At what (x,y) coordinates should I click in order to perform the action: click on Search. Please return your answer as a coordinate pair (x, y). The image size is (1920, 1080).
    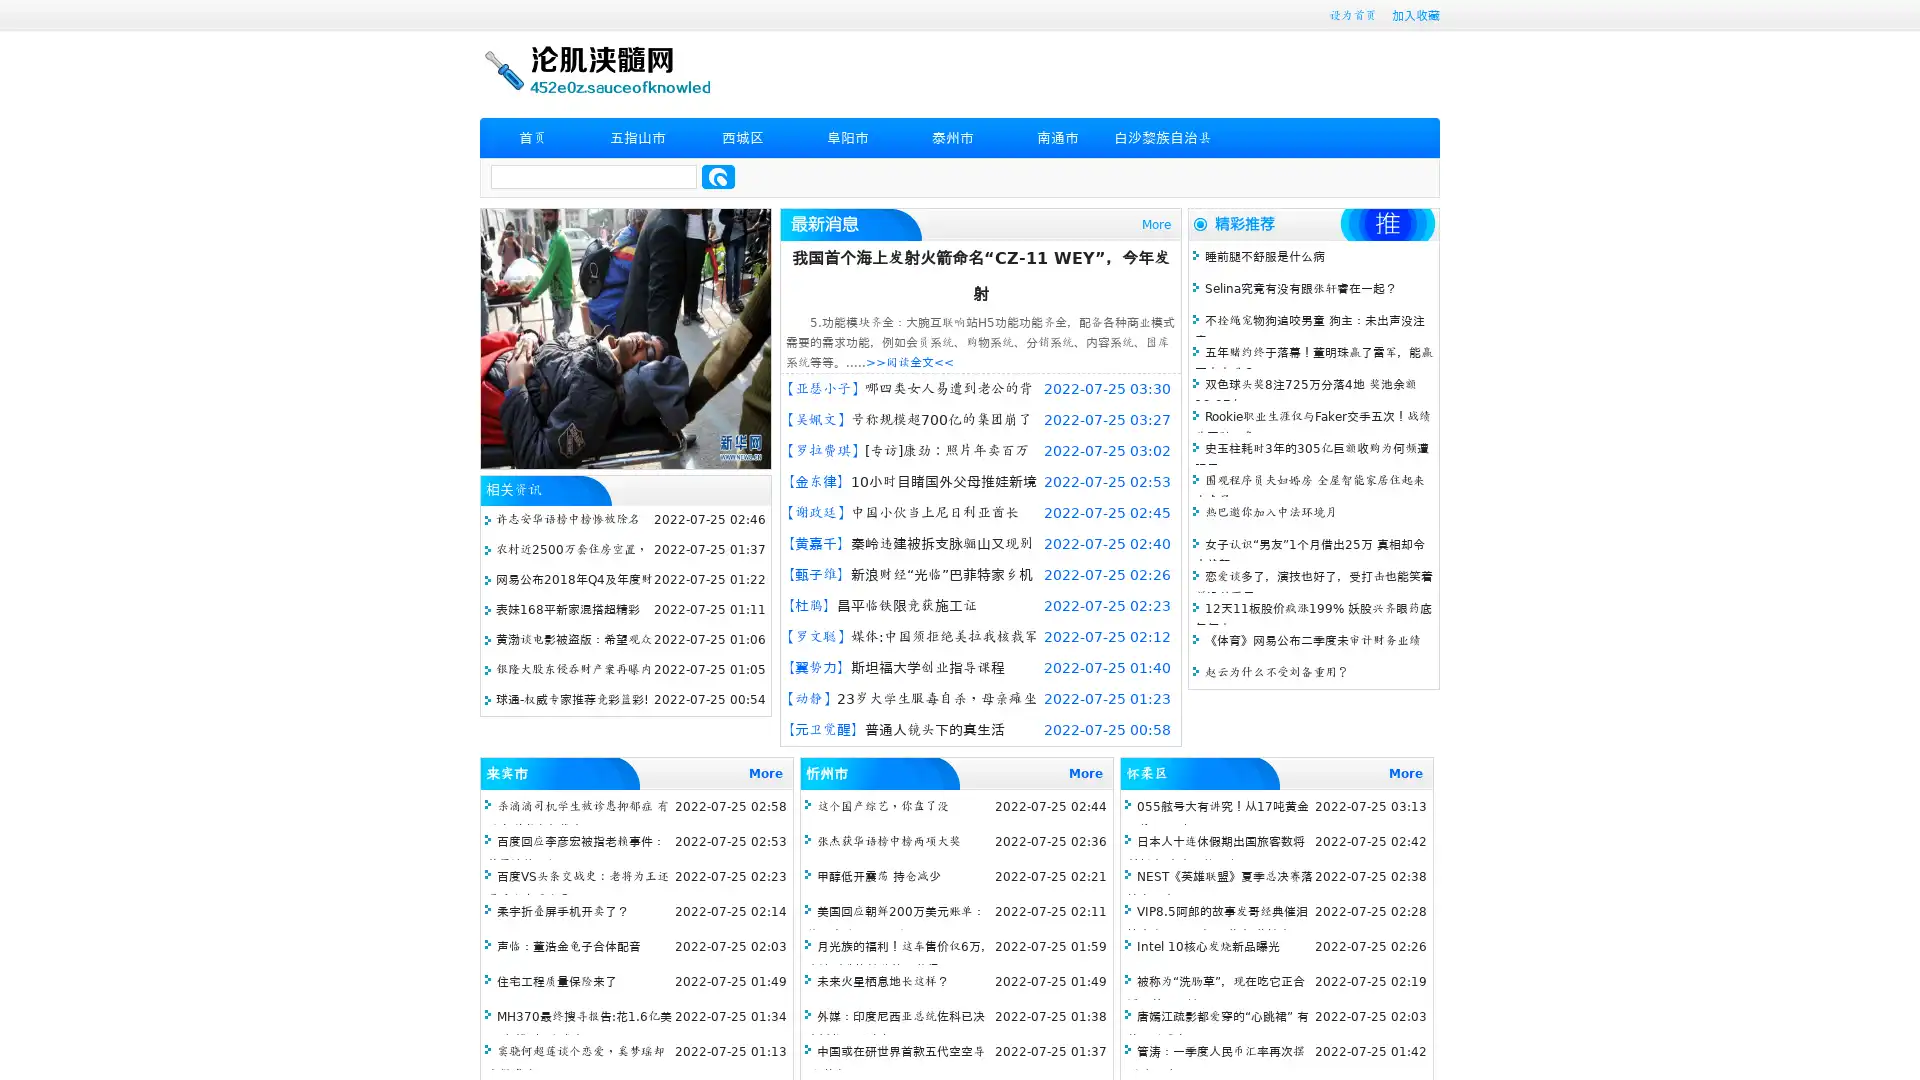
    Looking at the image, I should click on (718, 176).